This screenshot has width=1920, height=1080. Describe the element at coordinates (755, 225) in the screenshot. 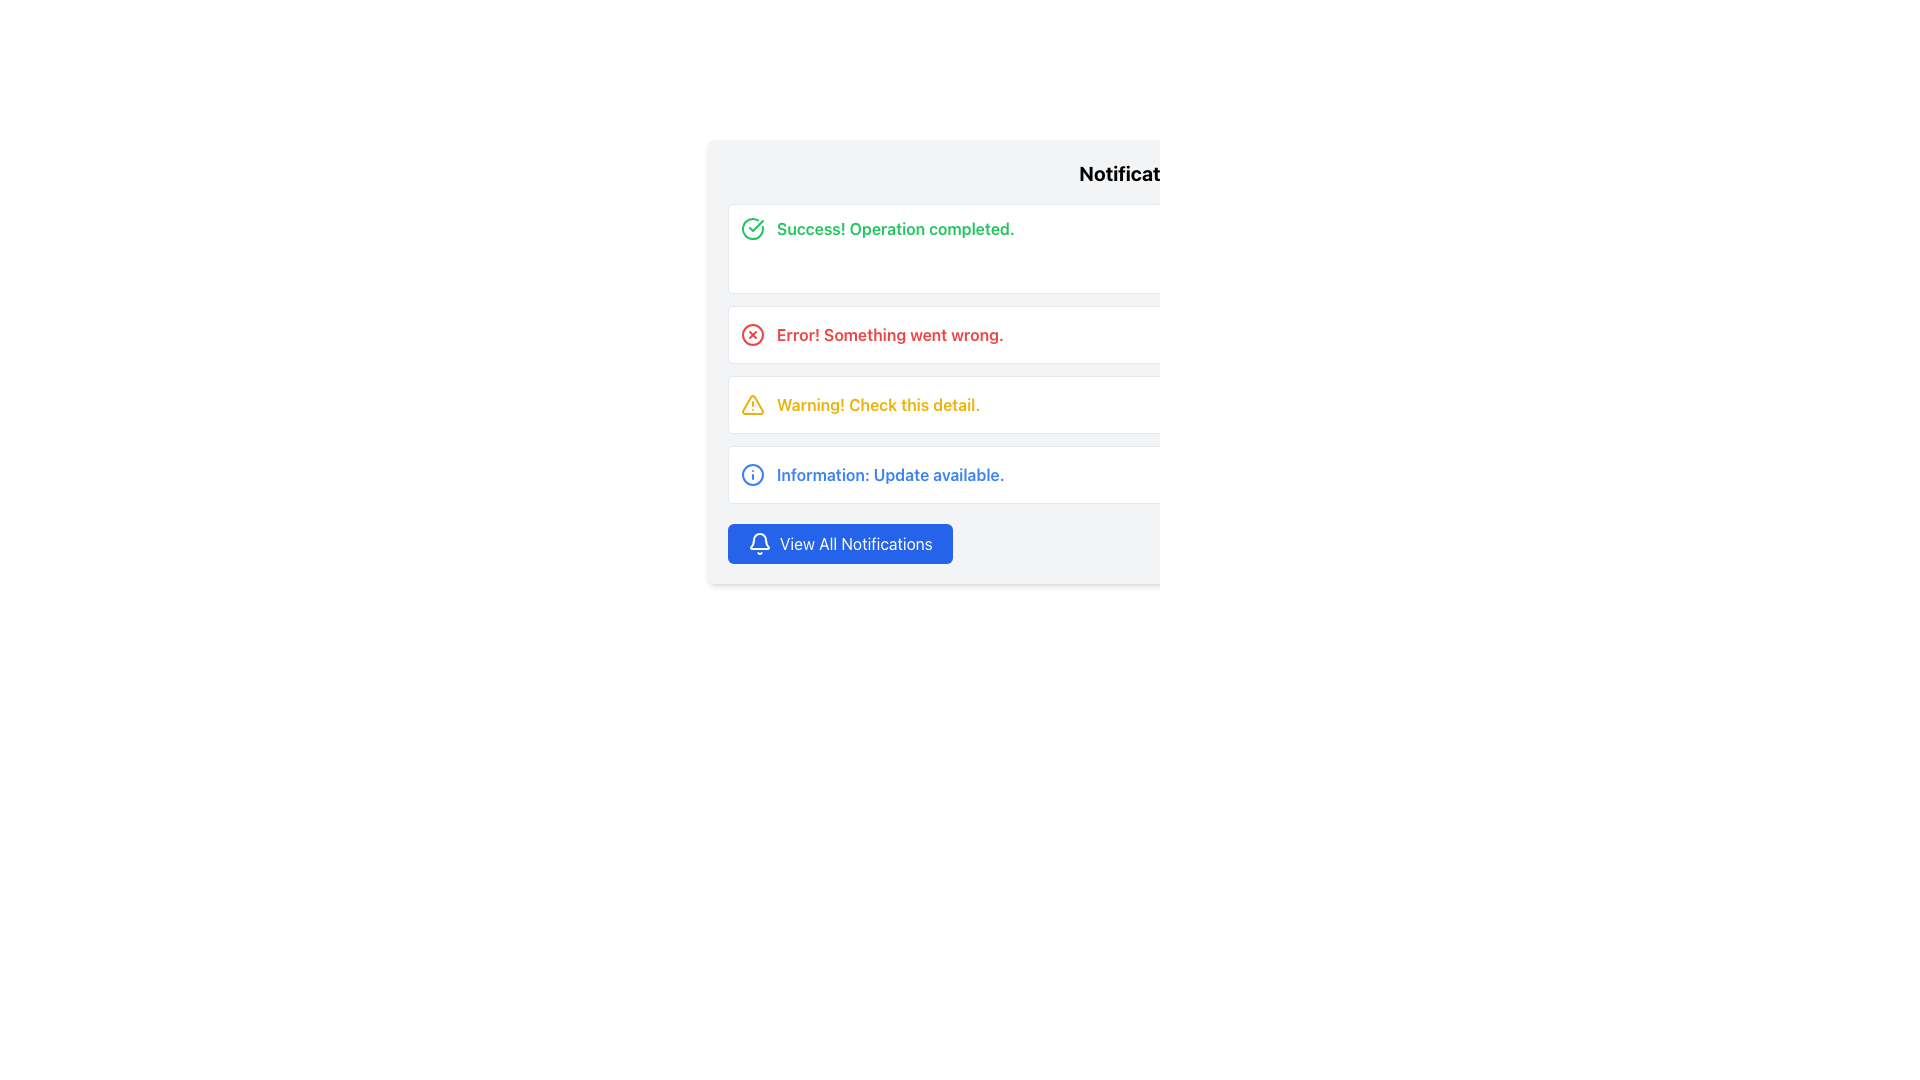

I see `the success notification icon located in the notification box, positioned to the left of the text 'Success! Operation completed.'` at that location.